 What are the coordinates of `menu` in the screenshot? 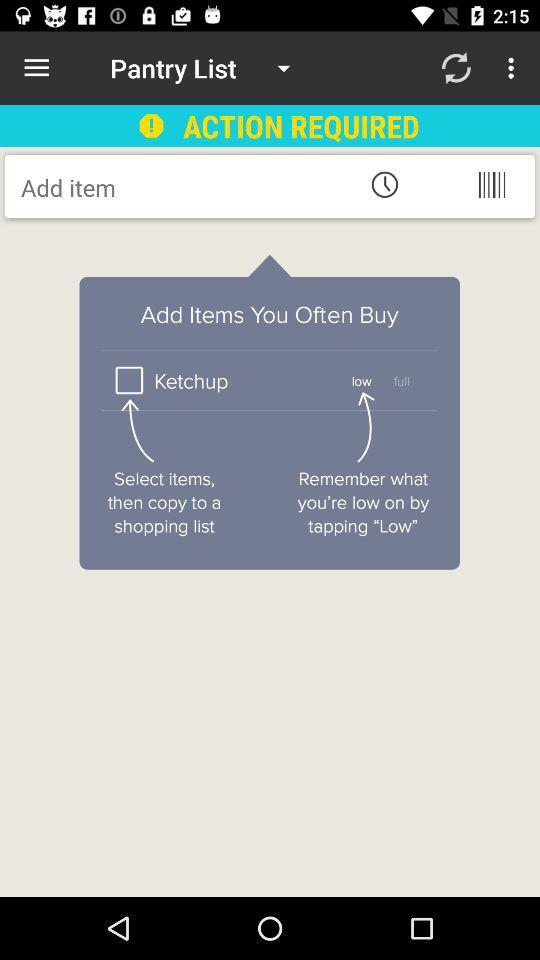 It's located at (490, 184).